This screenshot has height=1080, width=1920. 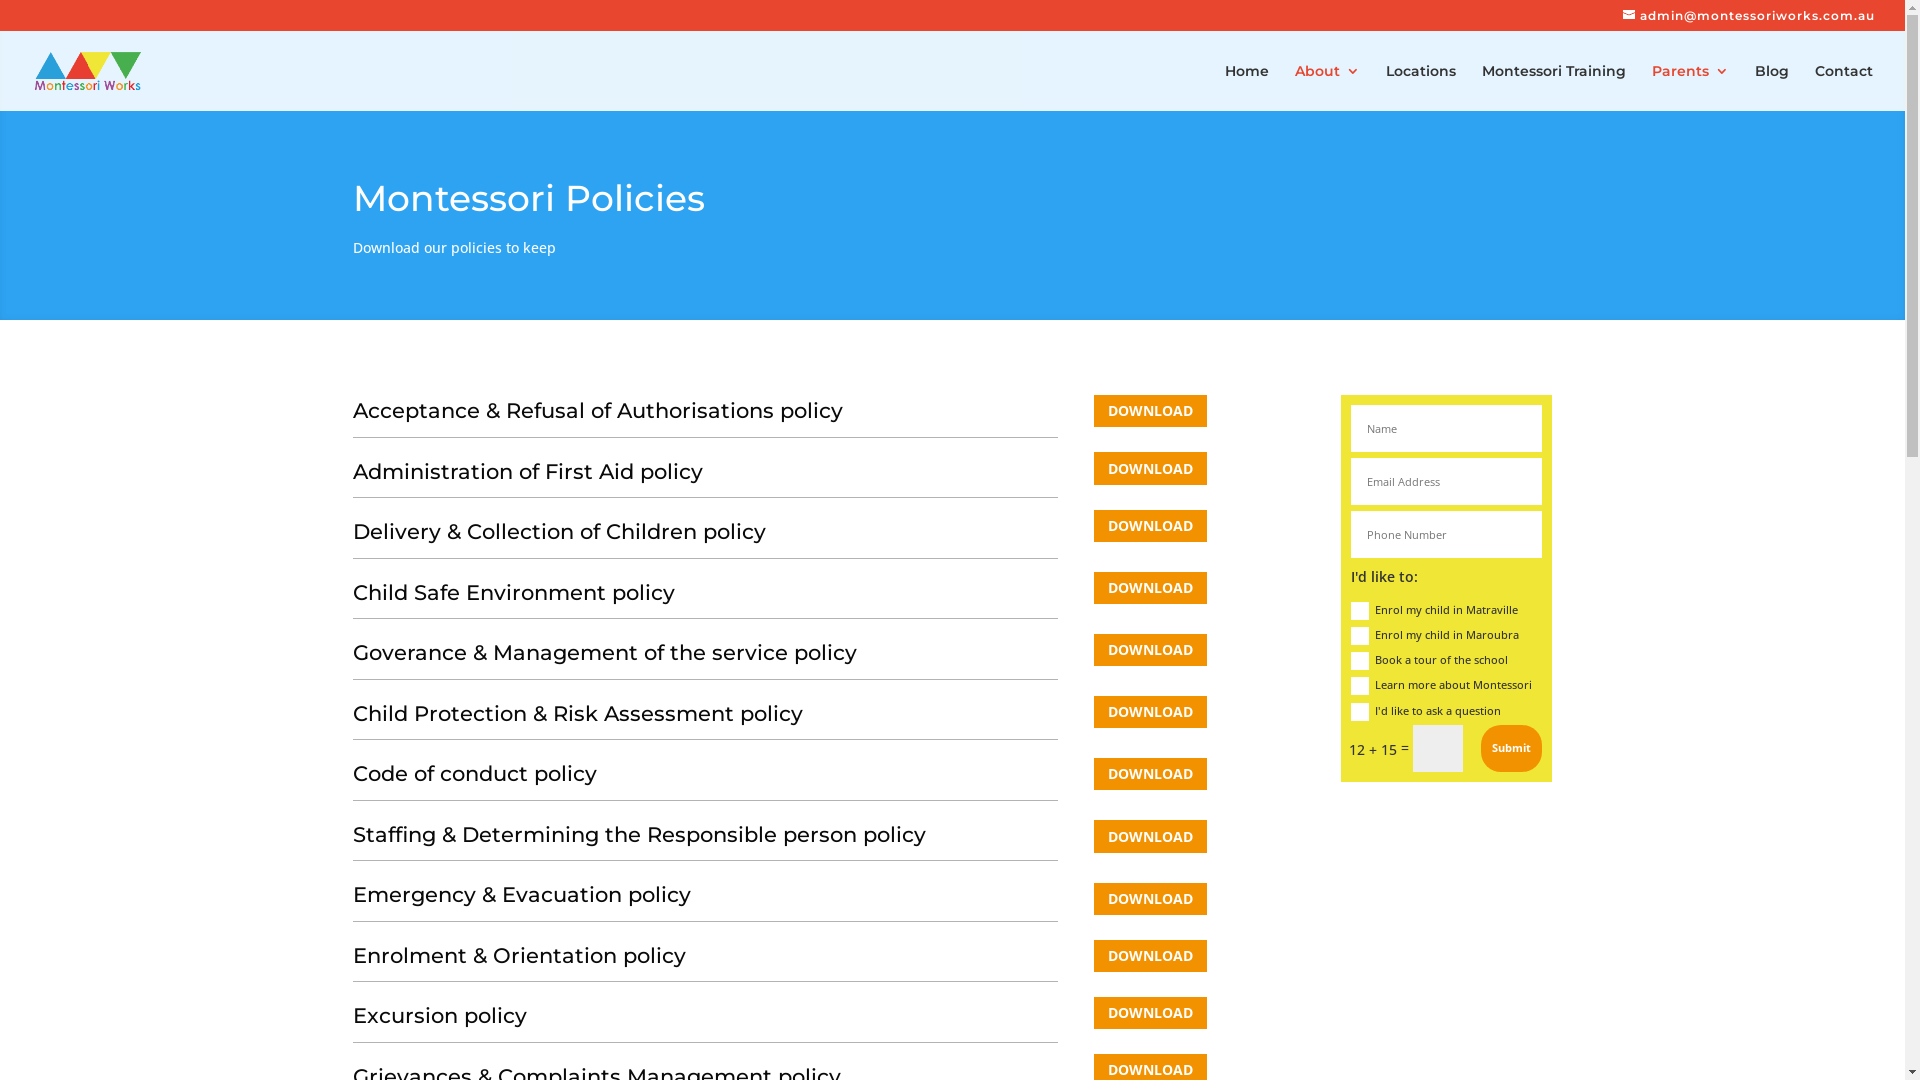 I want to click on 'admin@montessoriworks.com.au', so click(x=1747, y=15).